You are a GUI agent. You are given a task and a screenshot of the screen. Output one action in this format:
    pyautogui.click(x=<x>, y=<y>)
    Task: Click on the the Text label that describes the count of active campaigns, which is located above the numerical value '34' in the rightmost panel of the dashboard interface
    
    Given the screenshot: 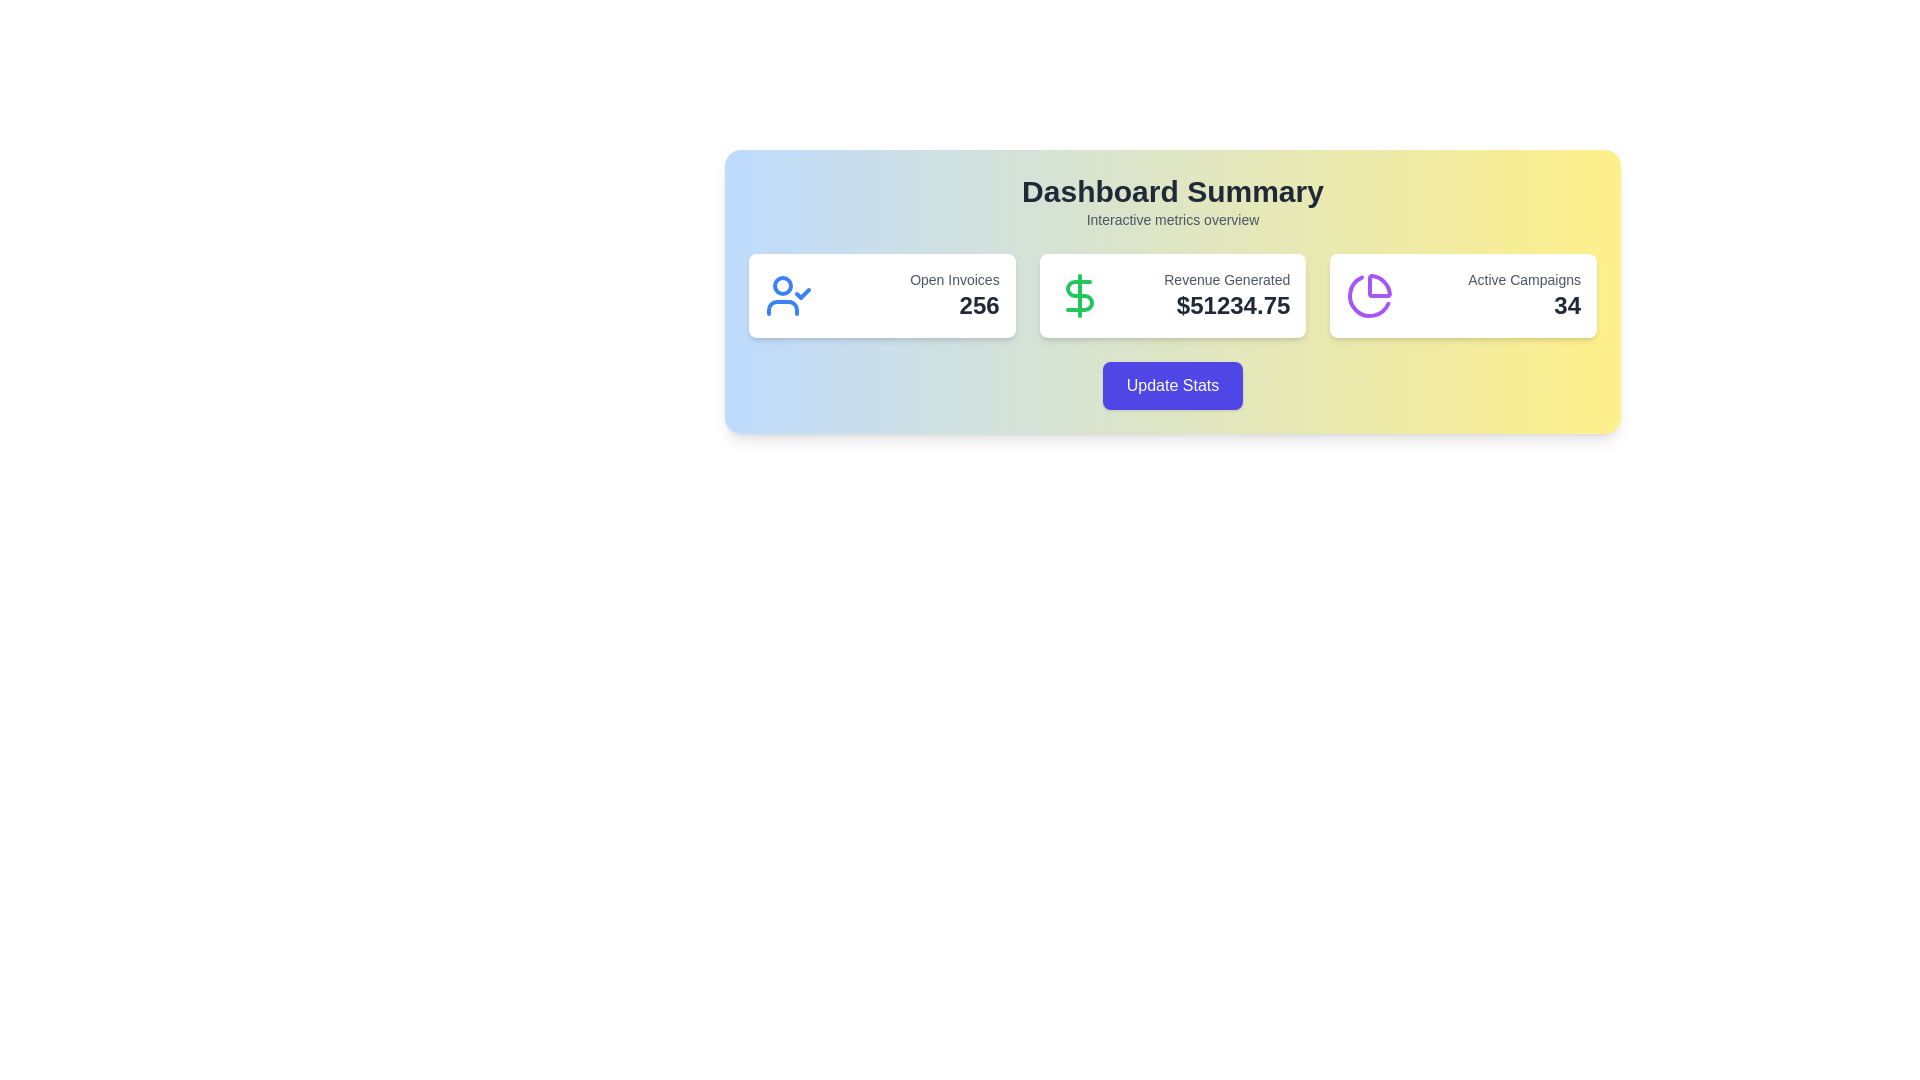 What is the action you would take?
    pyautogui.click(x=1523, y=280)
    